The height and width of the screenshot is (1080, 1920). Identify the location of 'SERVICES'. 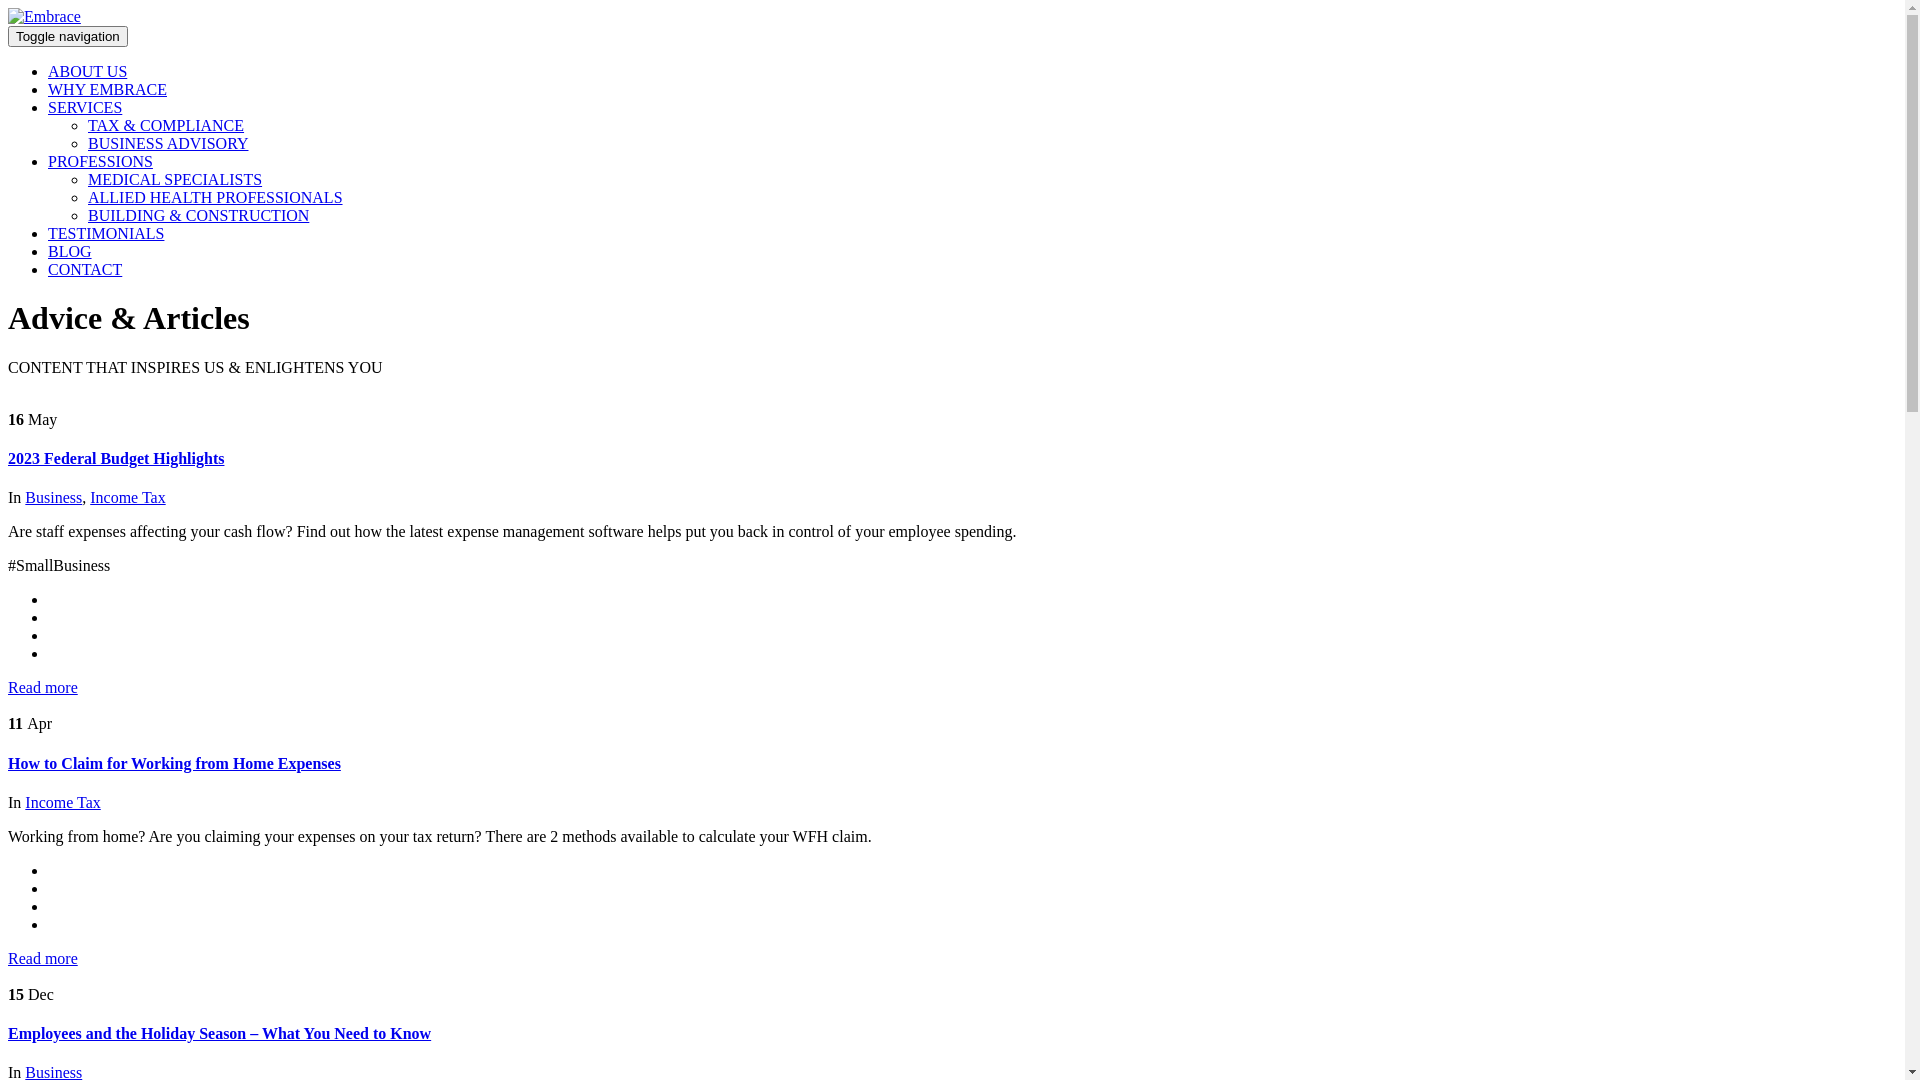
(84, 107).